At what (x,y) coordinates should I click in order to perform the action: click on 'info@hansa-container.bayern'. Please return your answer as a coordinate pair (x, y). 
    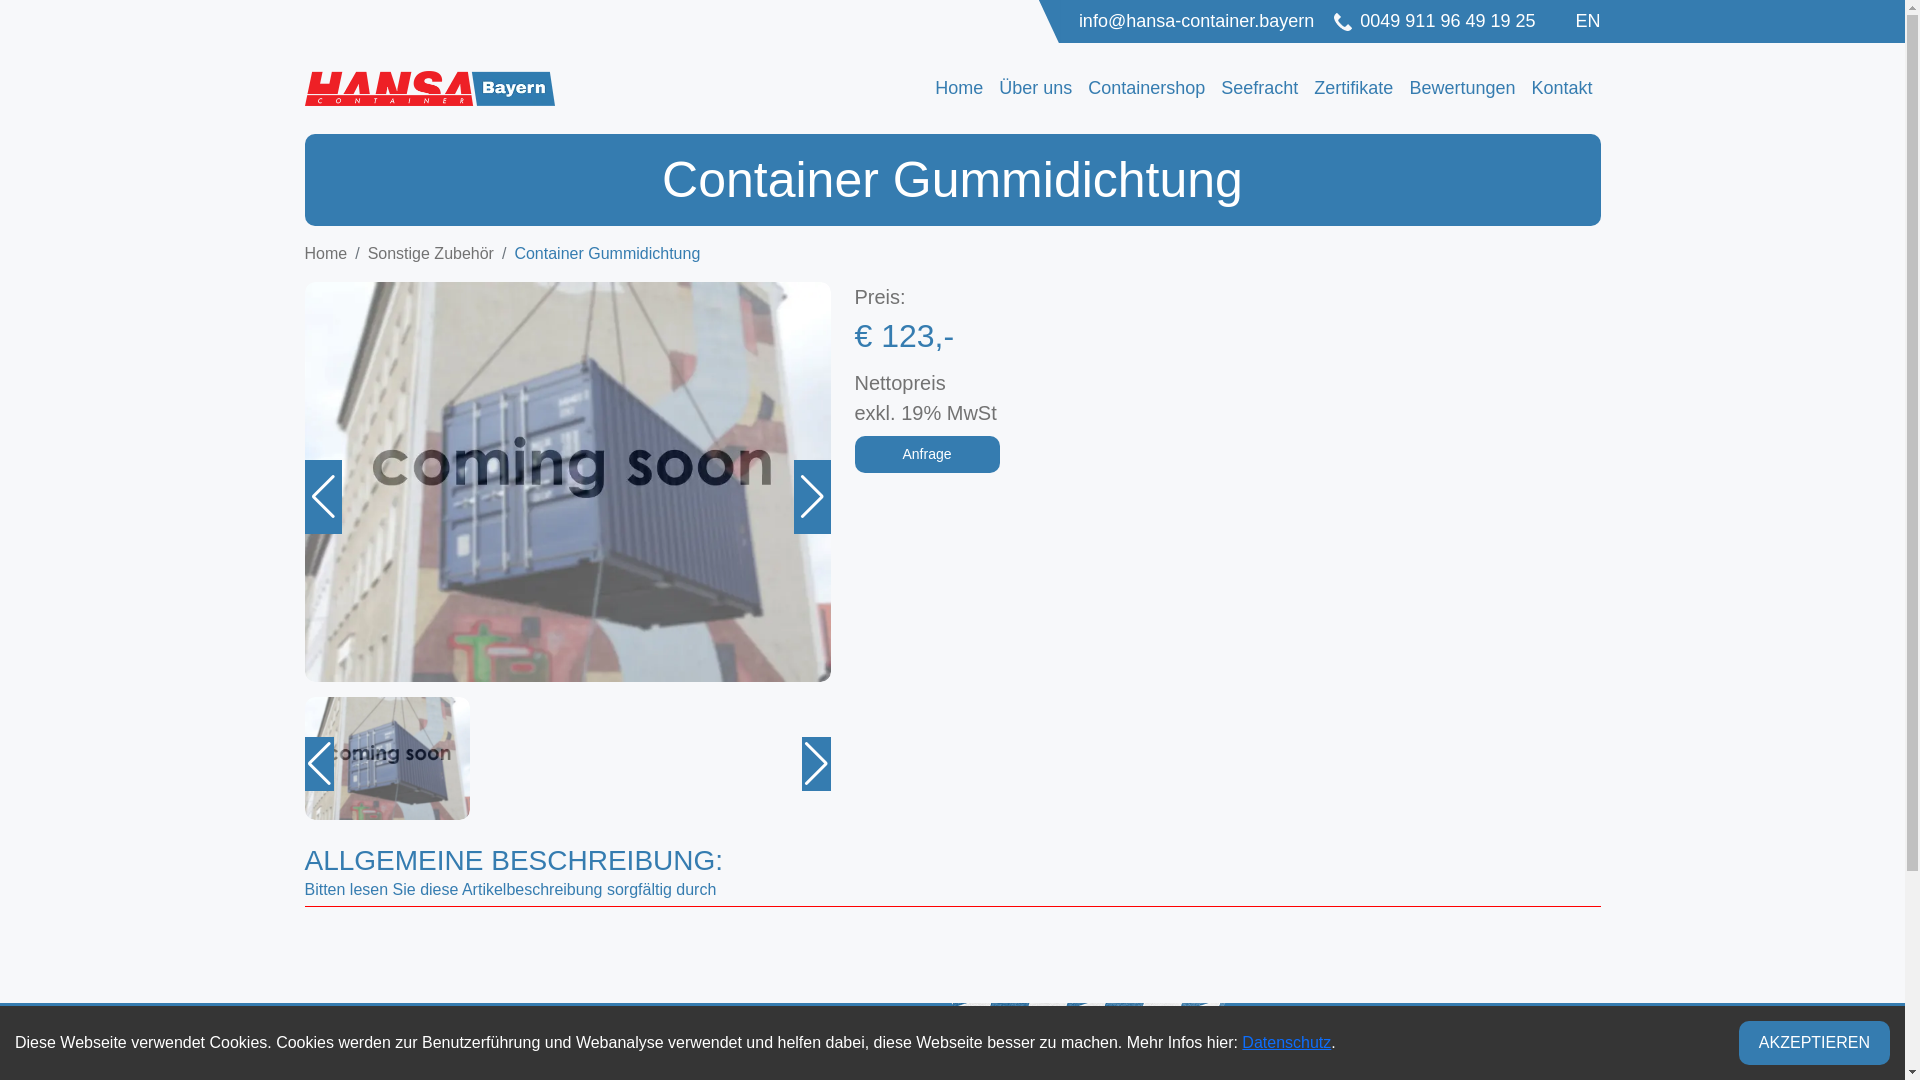
    Looking at the image, I should click on (1078, 21).